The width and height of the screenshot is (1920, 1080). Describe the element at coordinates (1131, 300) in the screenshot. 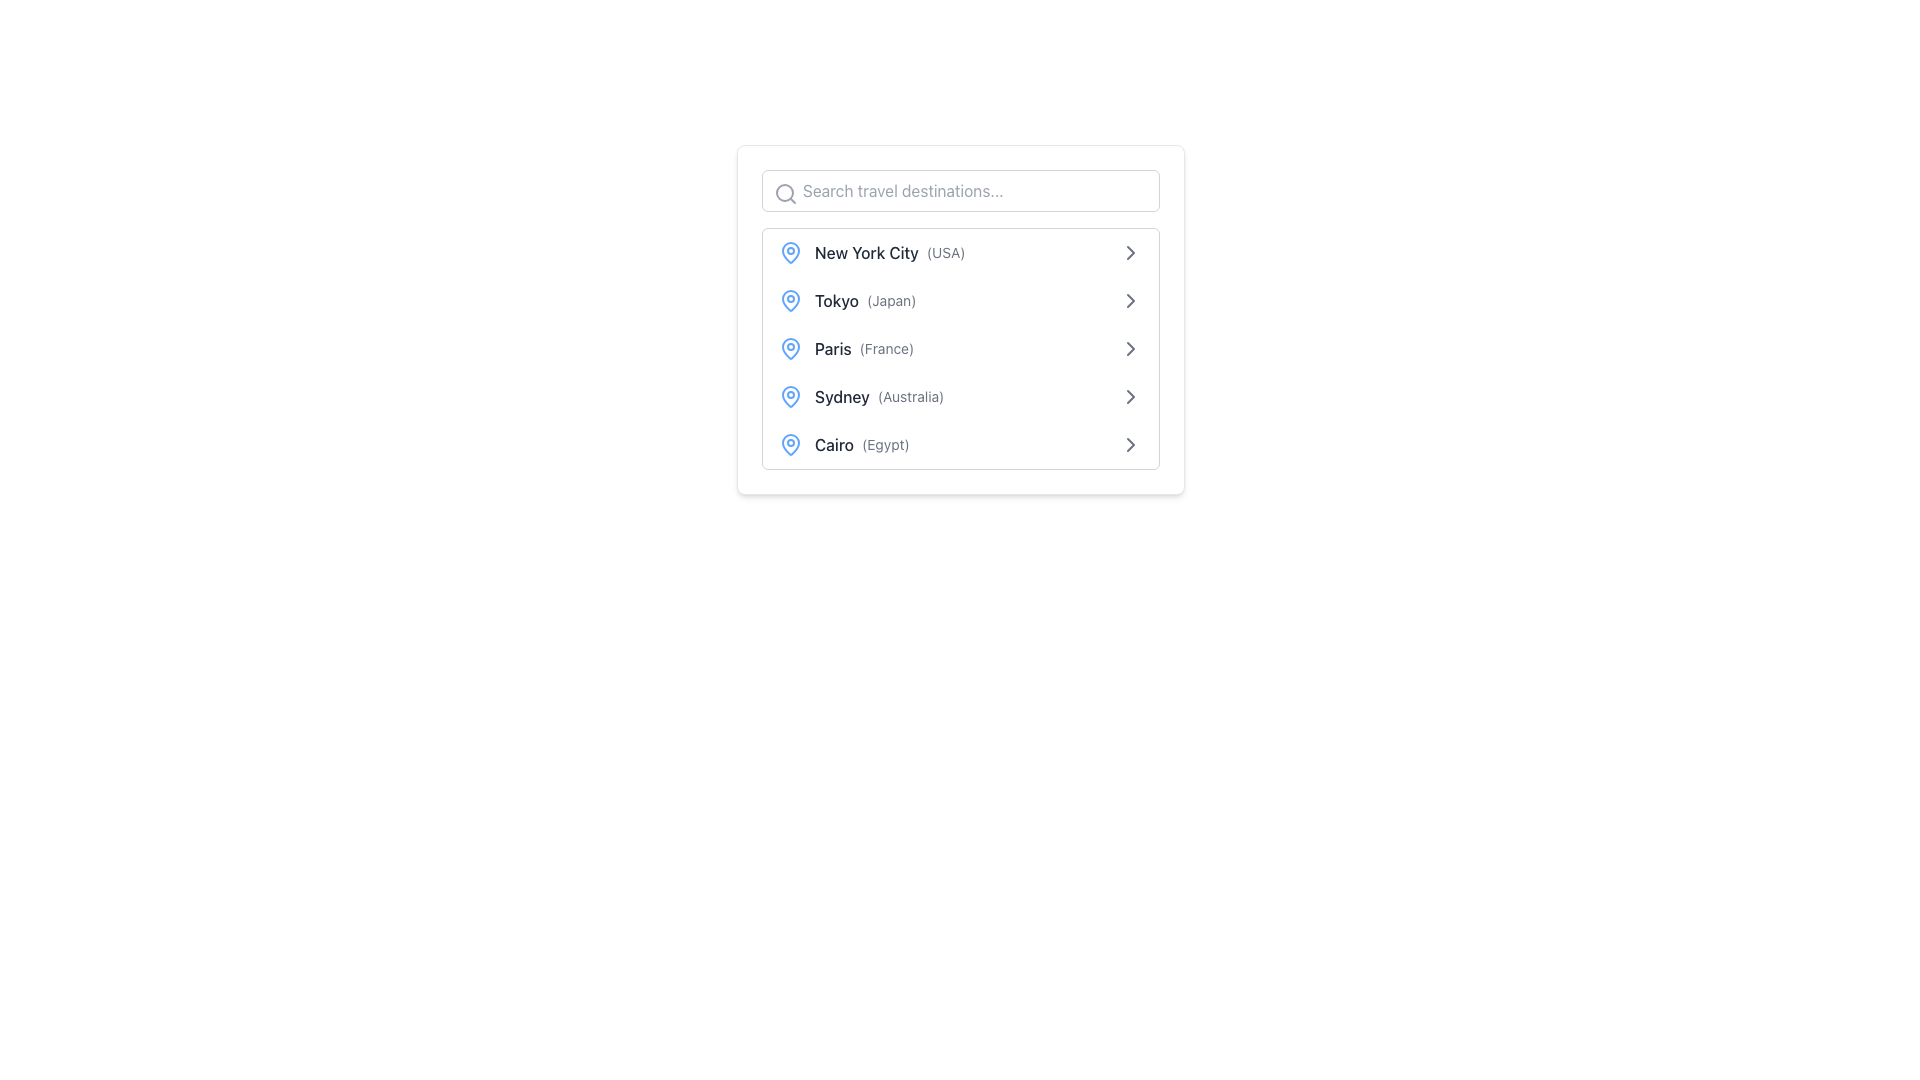

I see `the chevron icon that serves as an interactive clue for the 'Tokyo (Japan)' list item, located on the far-right side of the row` at that location.